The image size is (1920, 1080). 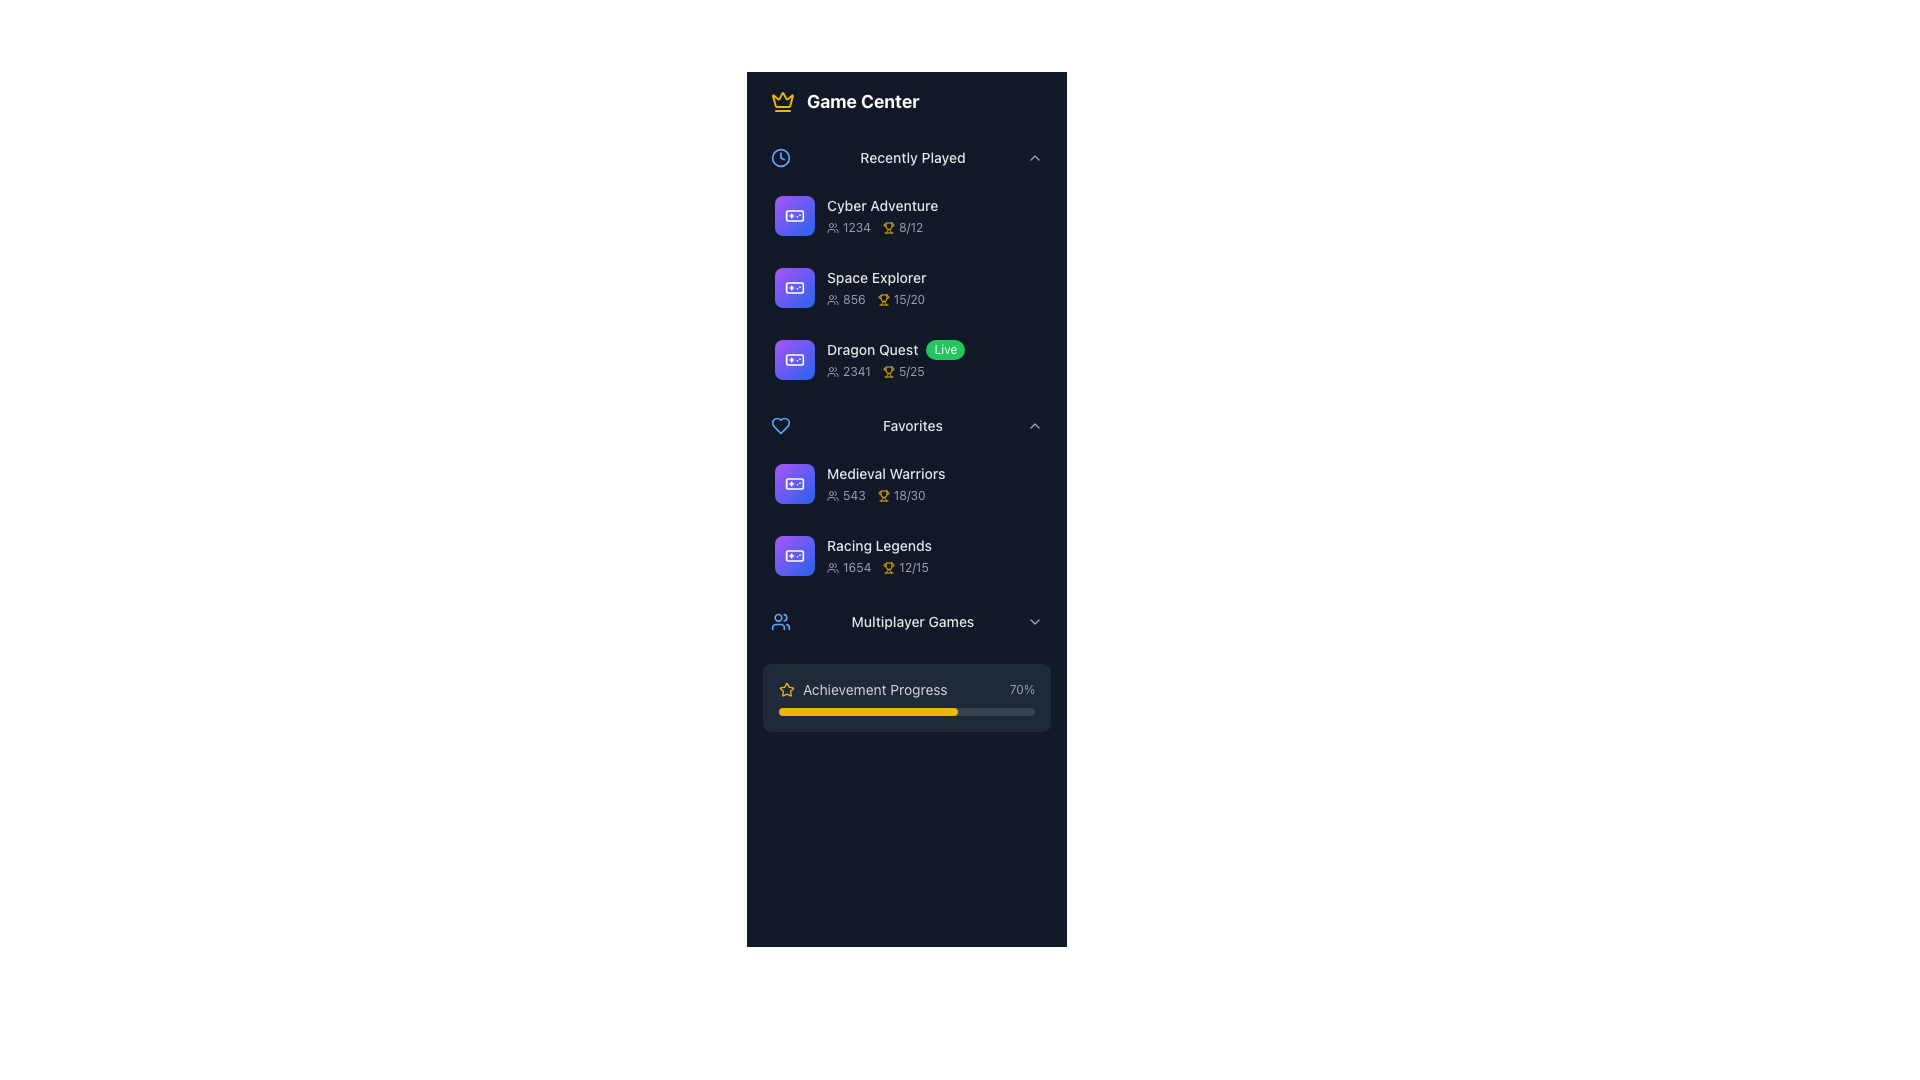 What do you see at coordinates (908, 495) in the screenshot?
I see `text label displaying '18/30' that is part of the 'Medieval Warriors' item in the 'Favorites' section, positioned to the right of the trophy count` at bounding box center [908, 495].